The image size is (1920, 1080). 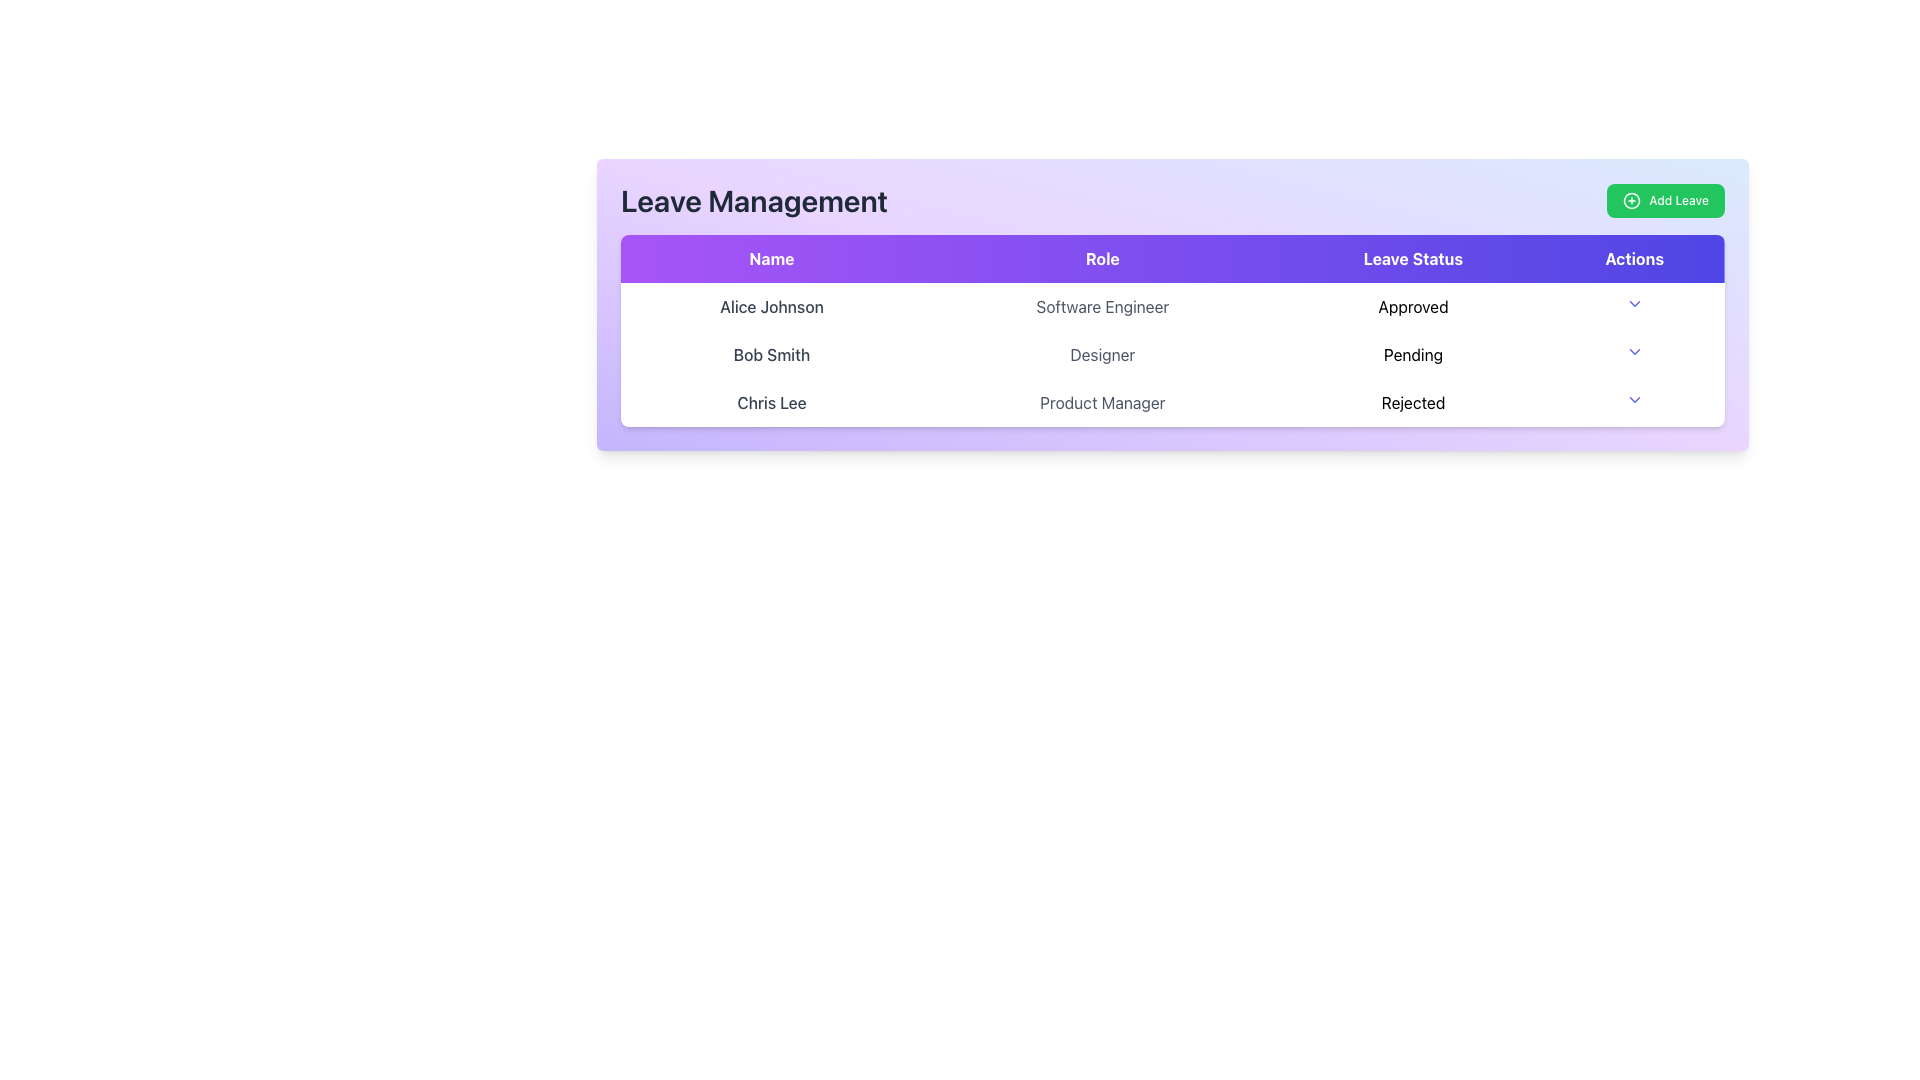 I want to click on the dropdown toggle button styled as a downward-facing blue arrow in the Actions column of Bob Smith's row in the Leave Management table to indicate interactivity, so click(x=1634, y=353).